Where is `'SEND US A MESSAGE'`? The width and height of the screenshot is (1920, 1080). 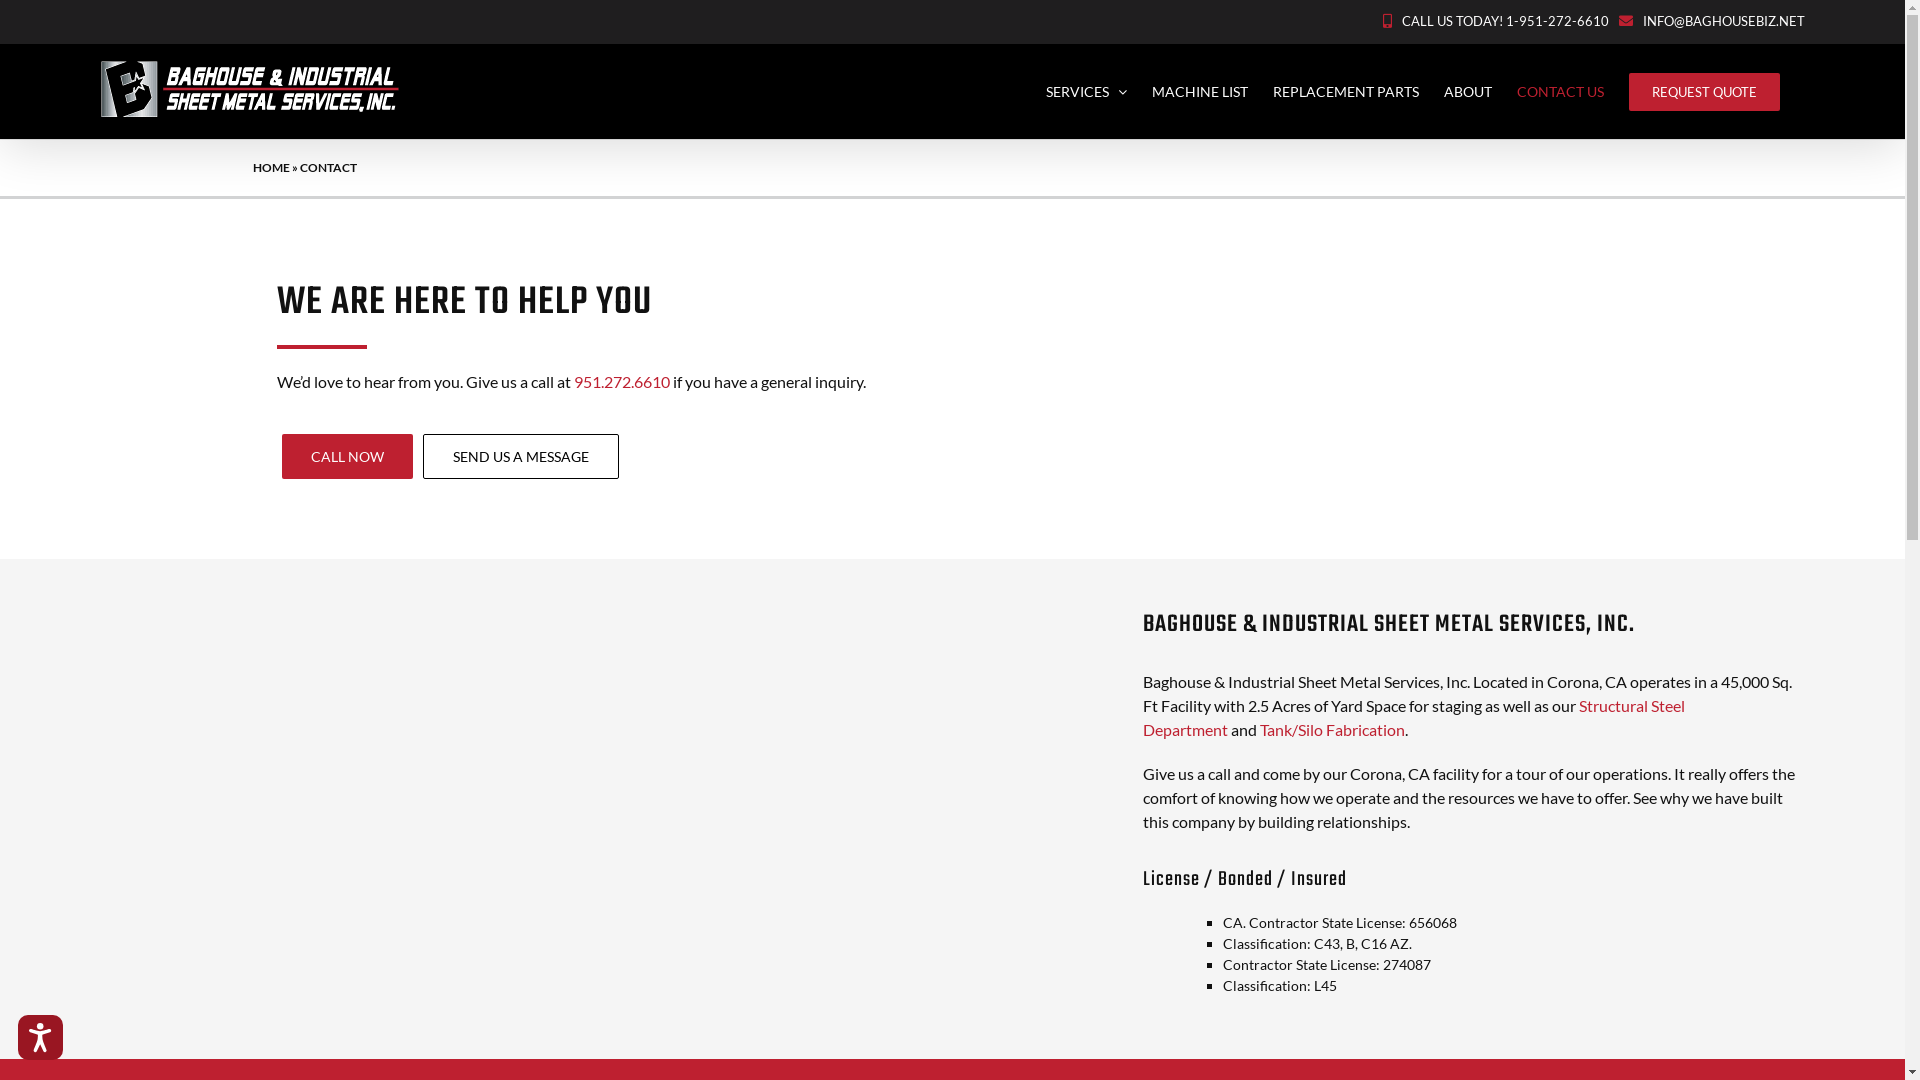 'SEND US A MESSAGE' is located at coordinates (521, 456).